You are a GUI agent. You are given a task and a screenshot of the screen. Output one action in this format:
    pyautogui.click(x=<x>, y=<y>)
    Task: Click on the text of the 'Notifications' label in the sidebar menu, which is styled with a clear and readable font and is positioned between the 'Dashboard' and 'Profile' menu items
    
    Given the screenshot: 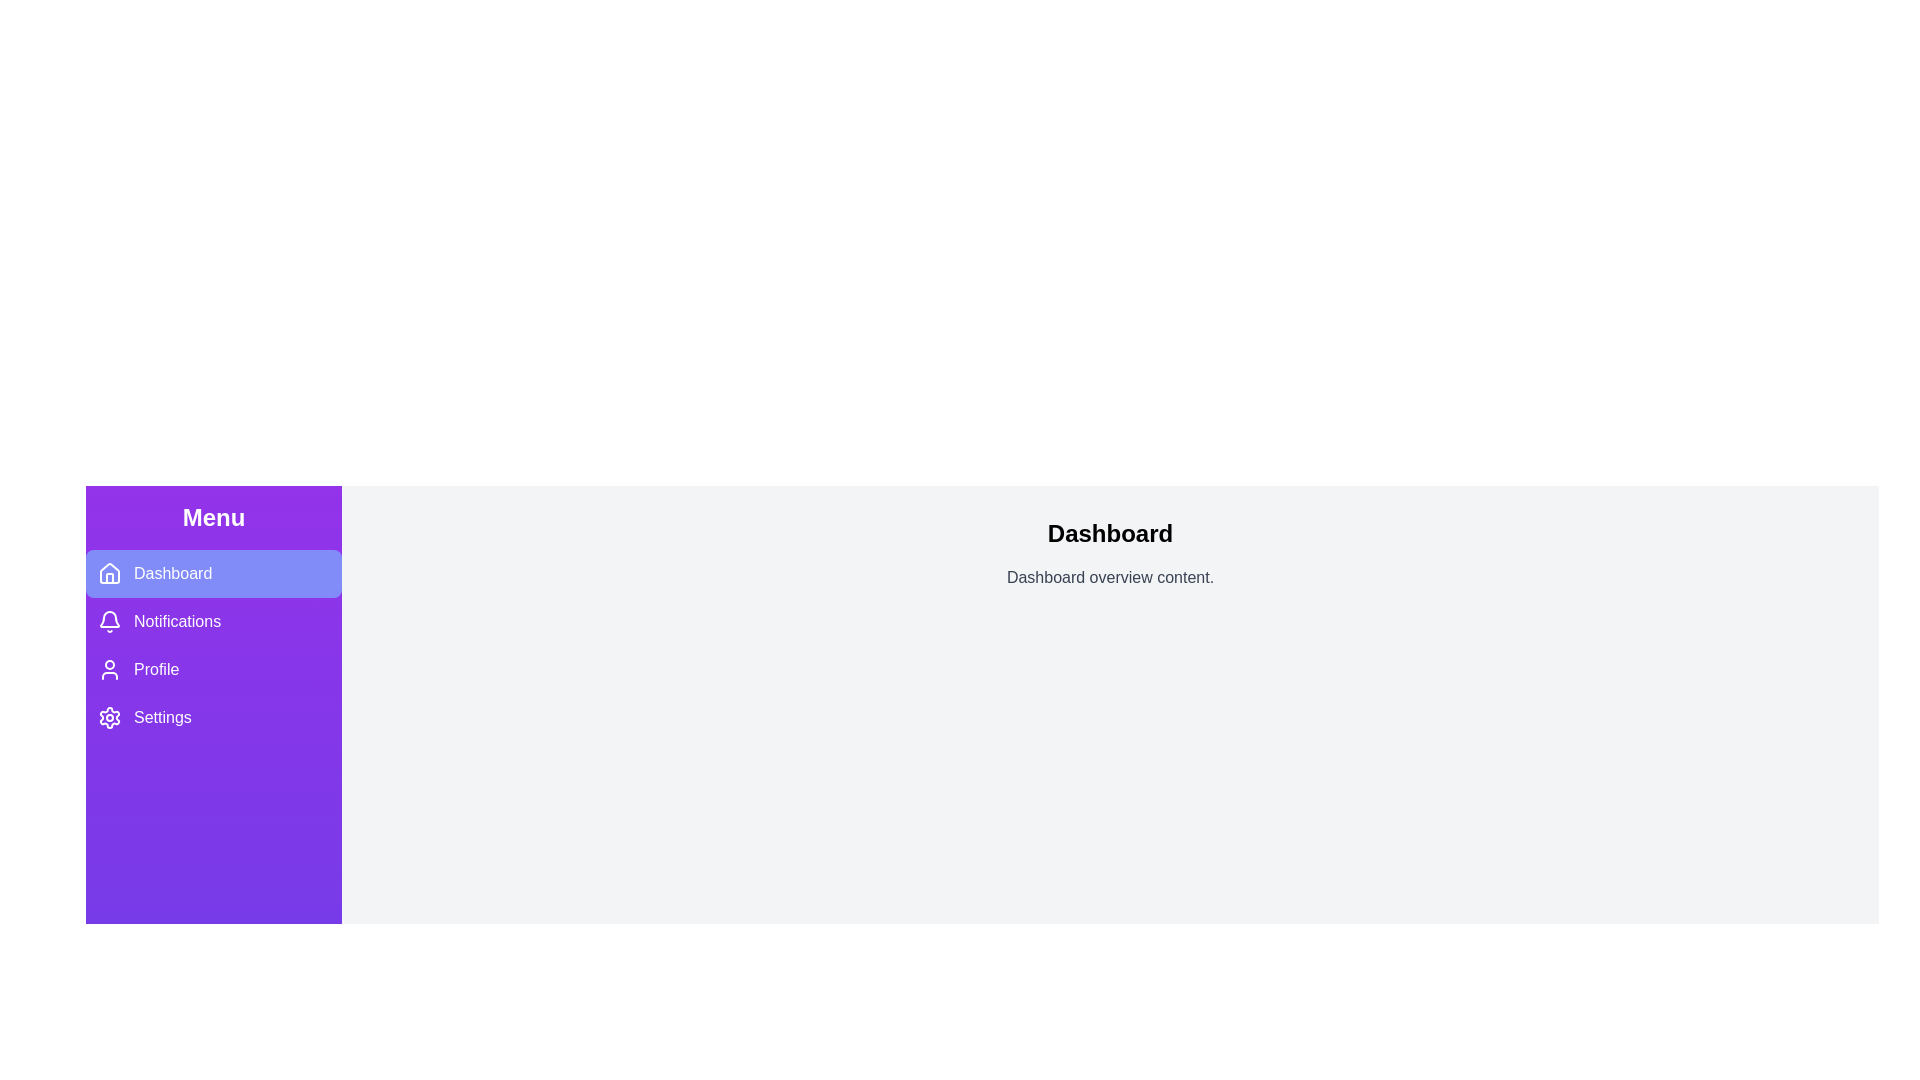 What is the action you would take?
    pyautogui.click(x=177, y=620)
    